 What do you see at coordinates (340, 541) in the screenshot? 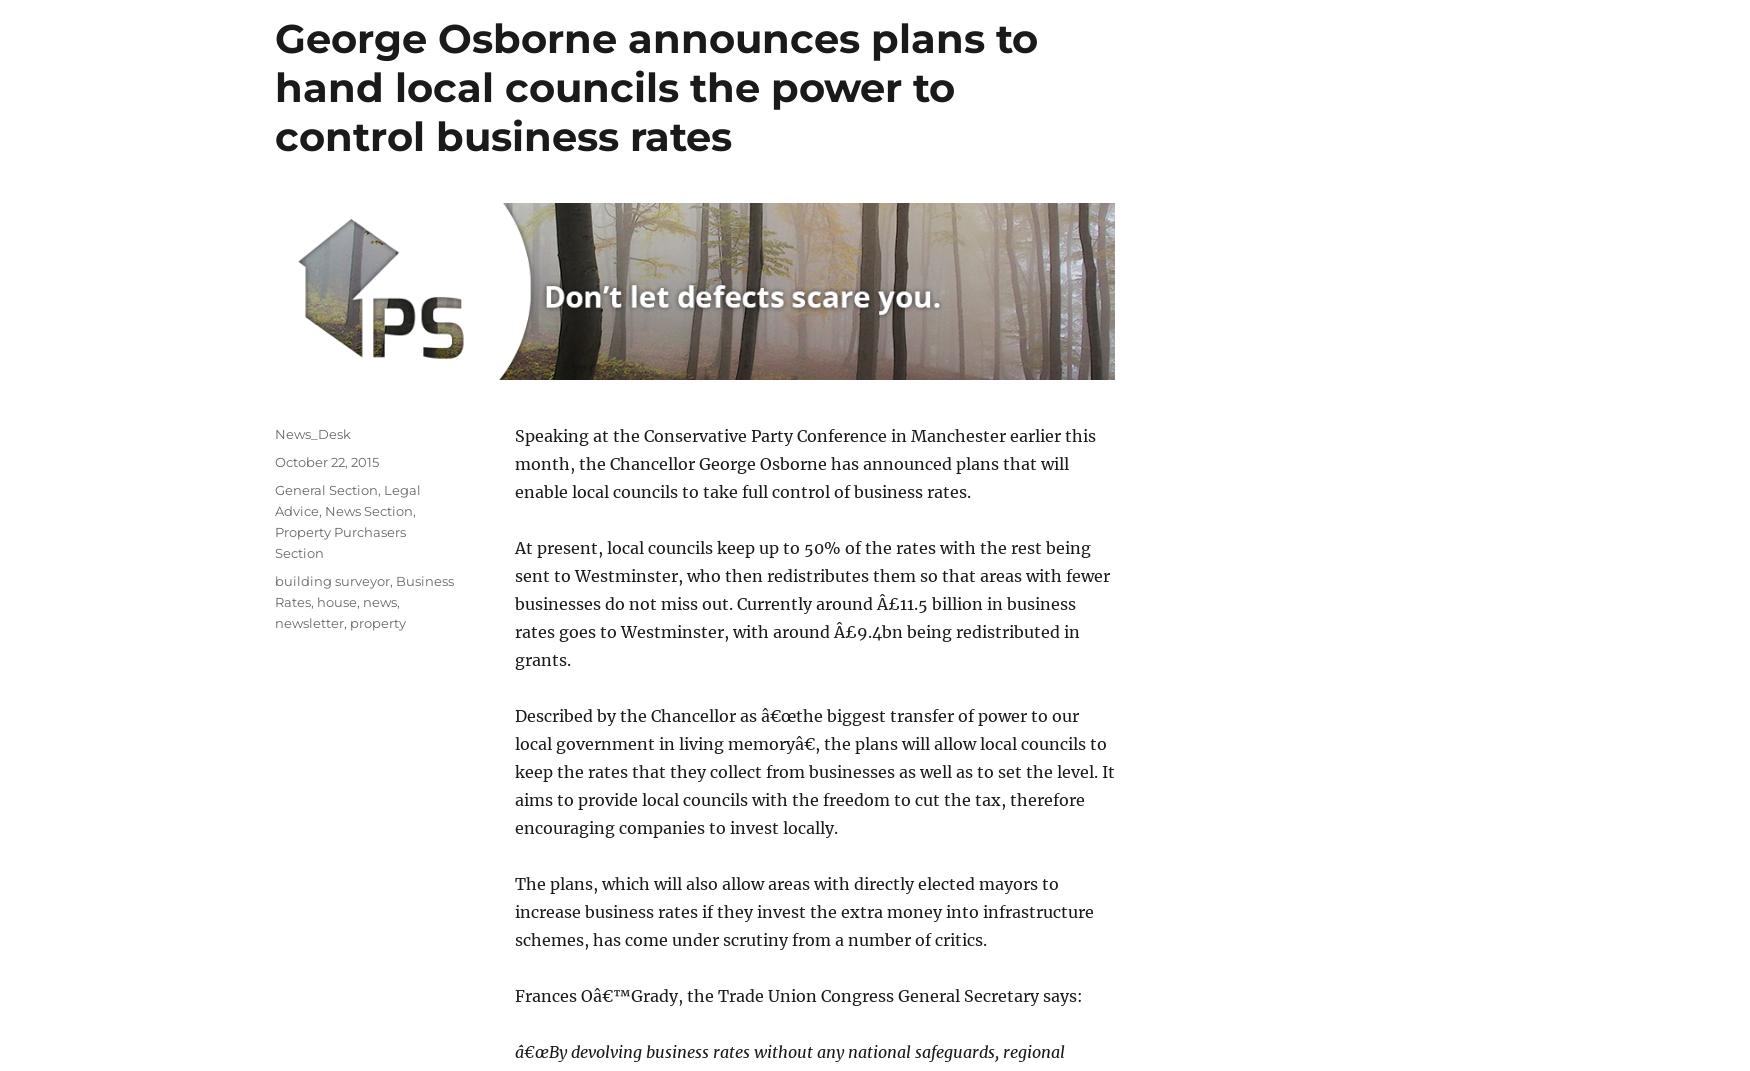
I see `'Property Purchasers Section'` at bounding box center [340, 541].